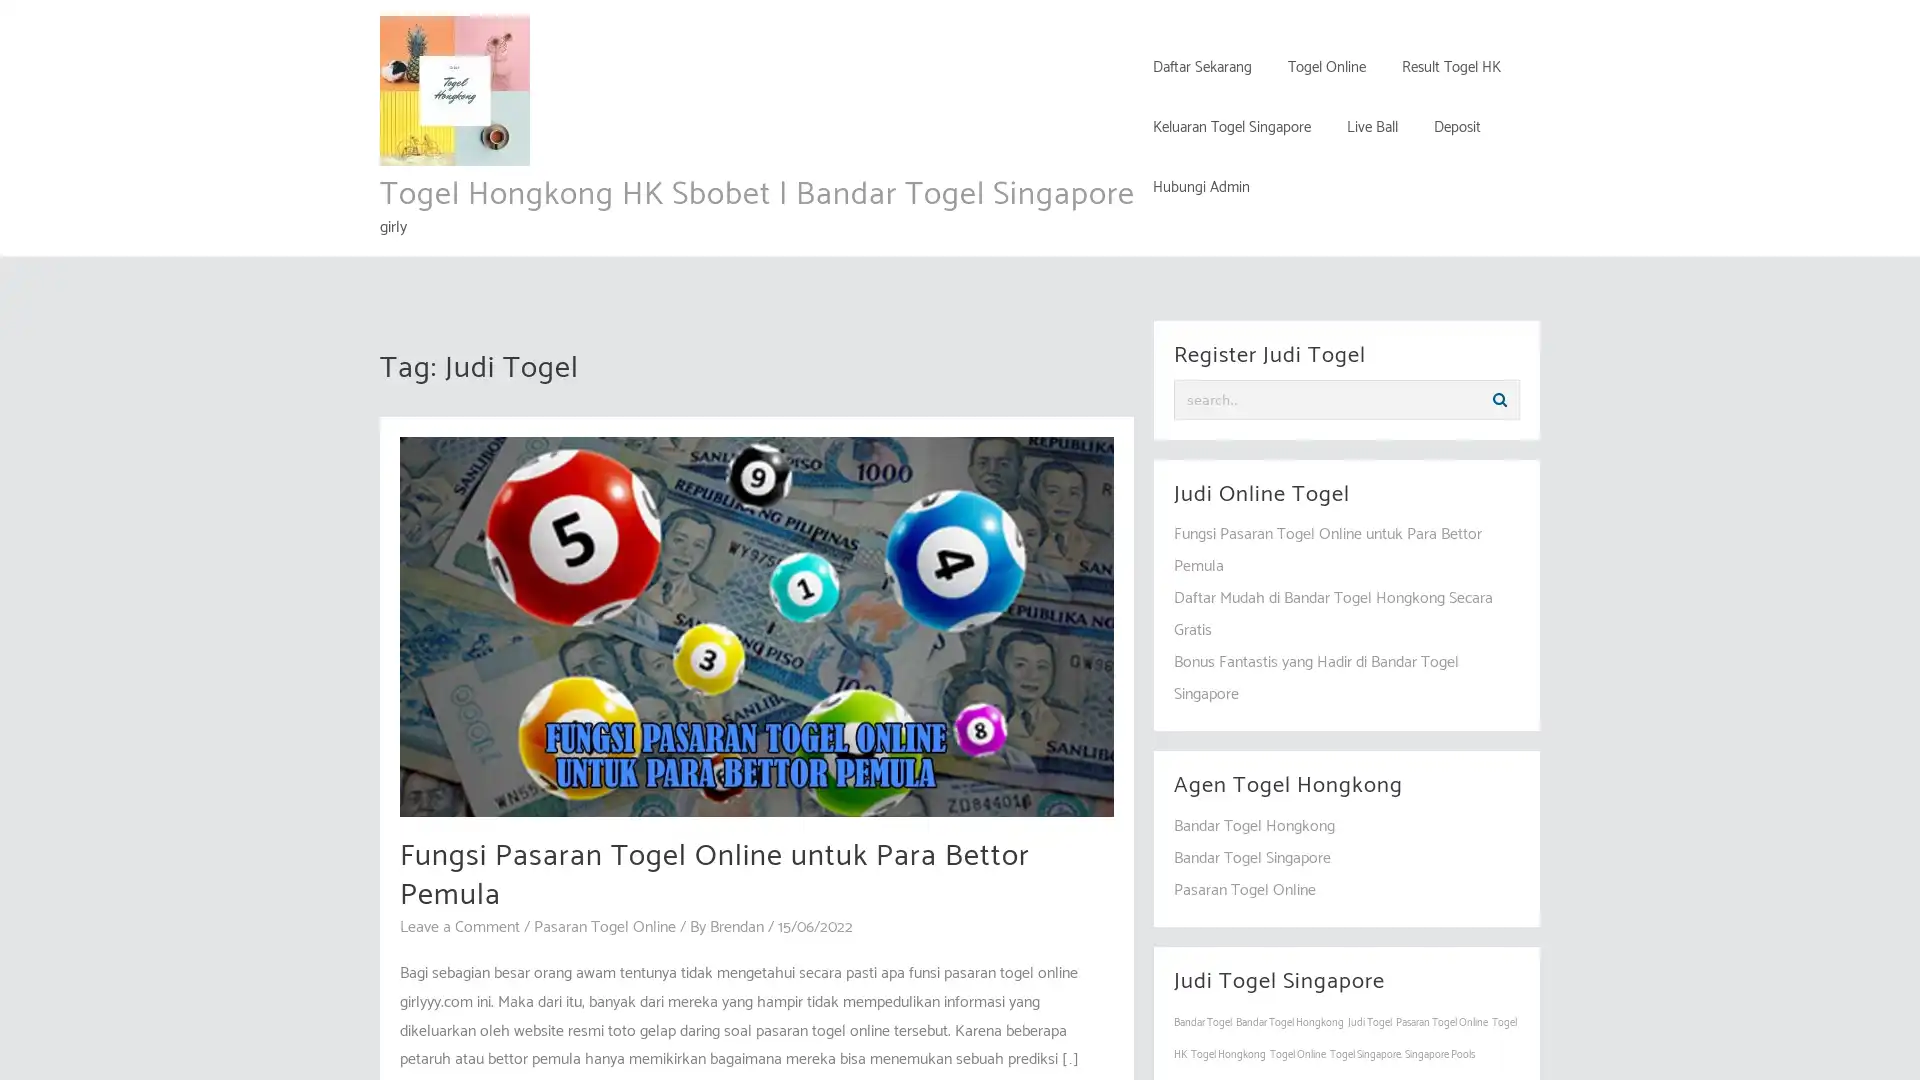 This screenshot has width=1920, height=1080. Describe the element at coordinates (1499, 400) in the screenshot. I see `Search` at that location.